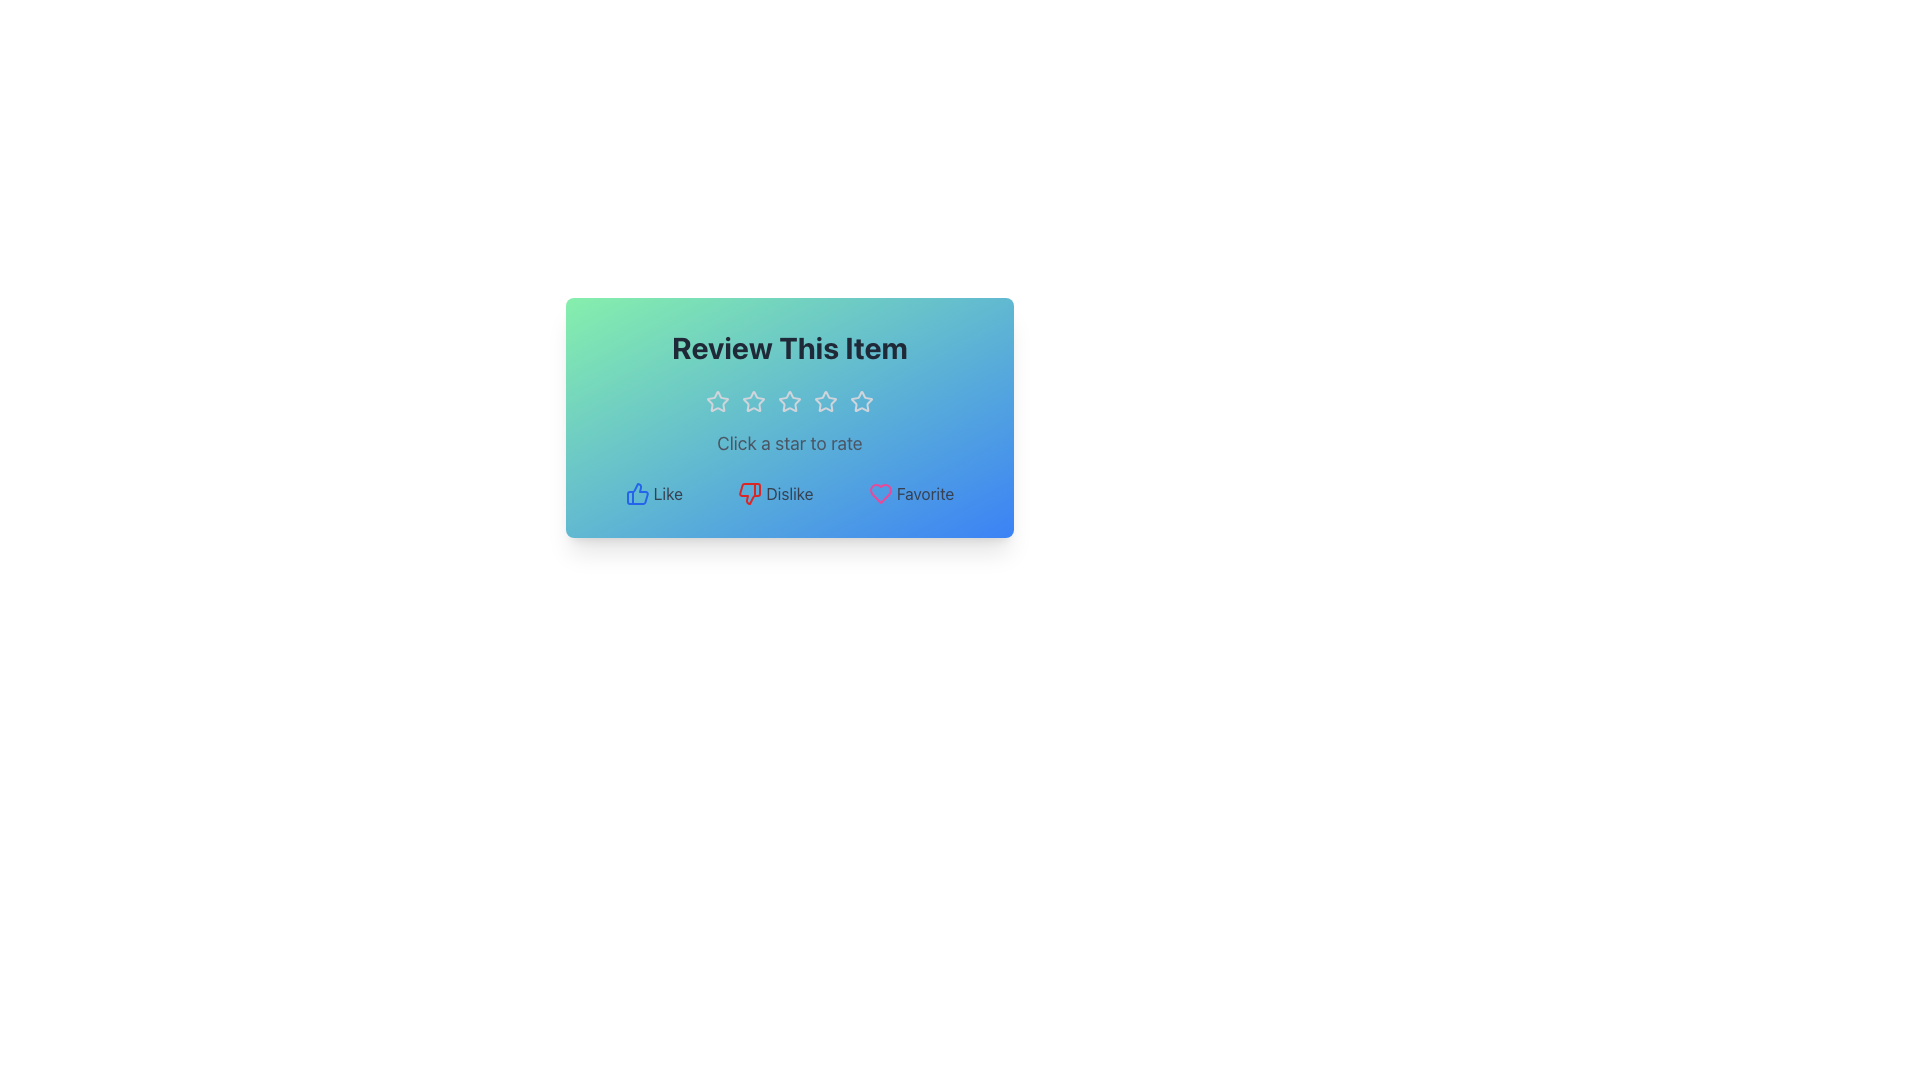  I want to click on the 'Like' button, which features a blue thumb-up icon and is the leftmost option in the 'Review This Item' panel, so click(654, 493).